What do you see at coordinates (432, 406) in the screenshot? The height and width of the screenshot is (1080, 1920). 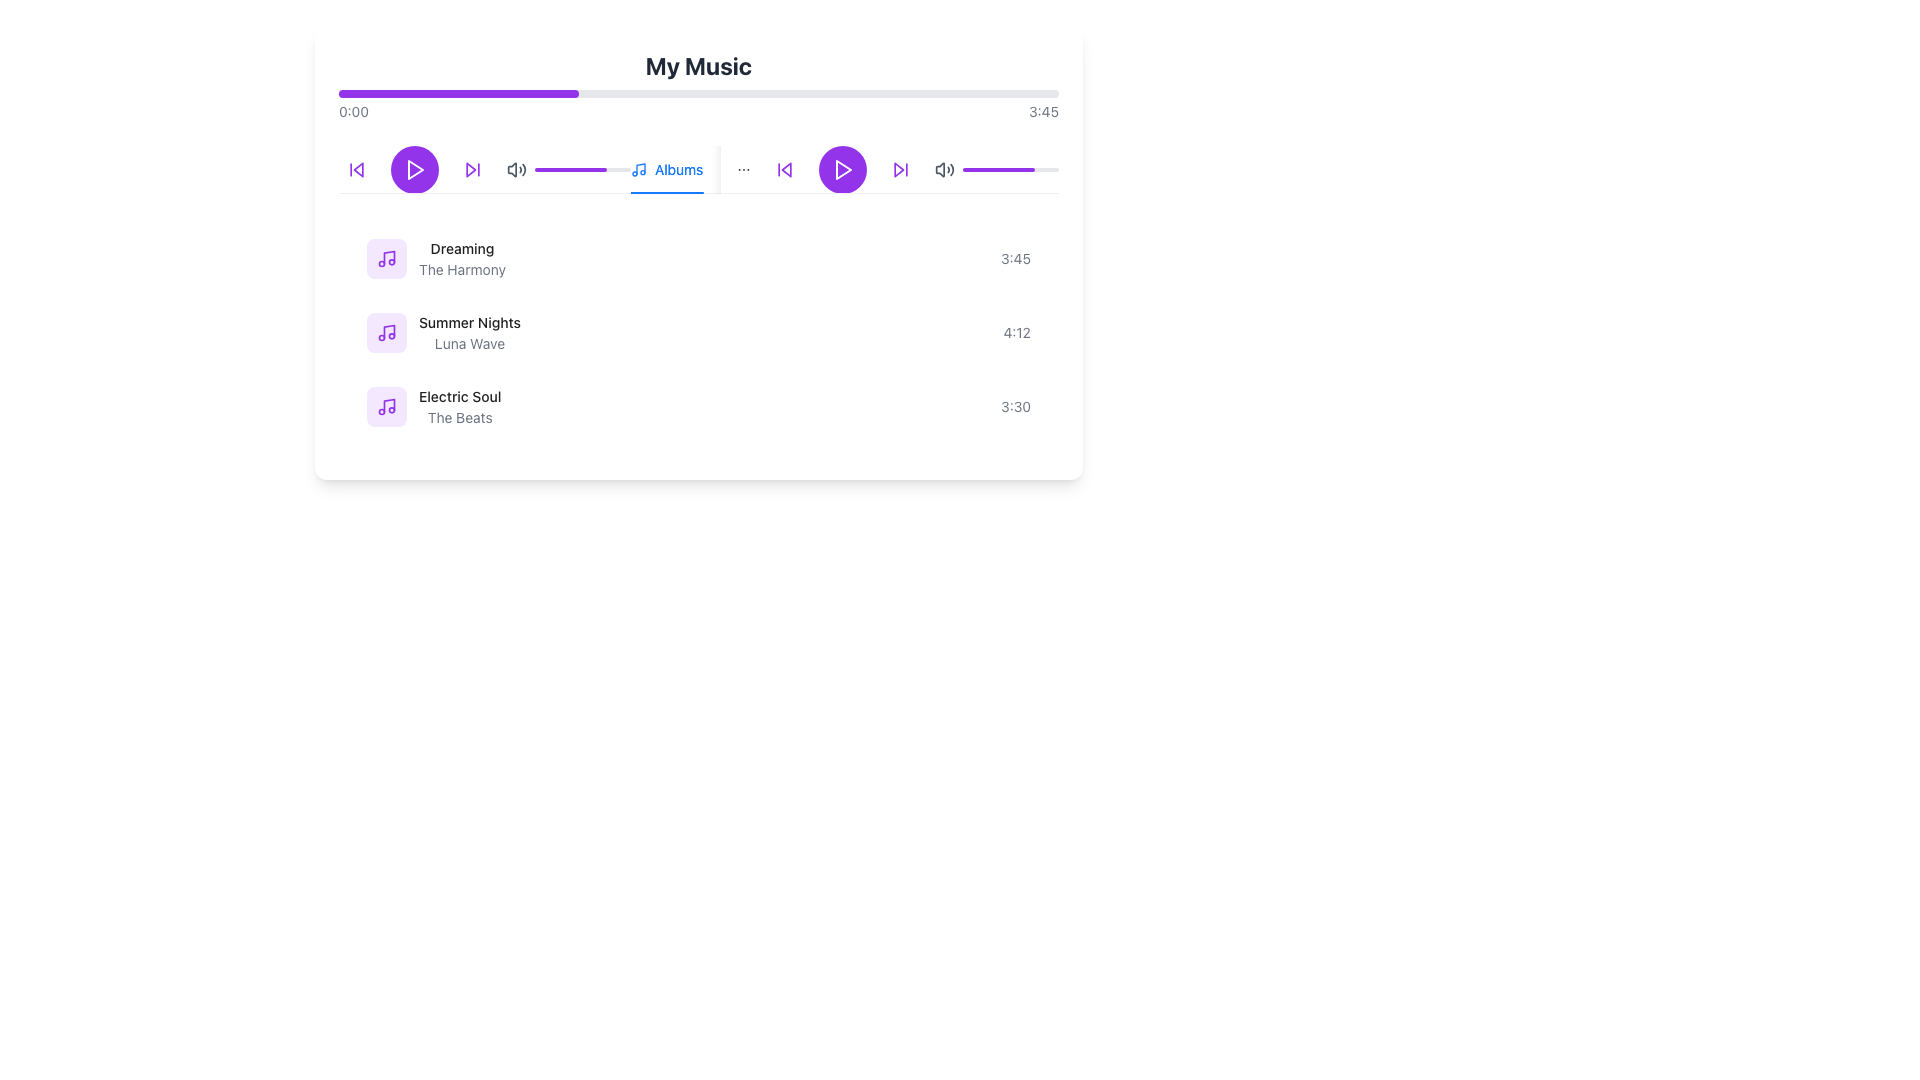 I see `the third music track element, which displays the track name and details` at bounding box center [432, 406].